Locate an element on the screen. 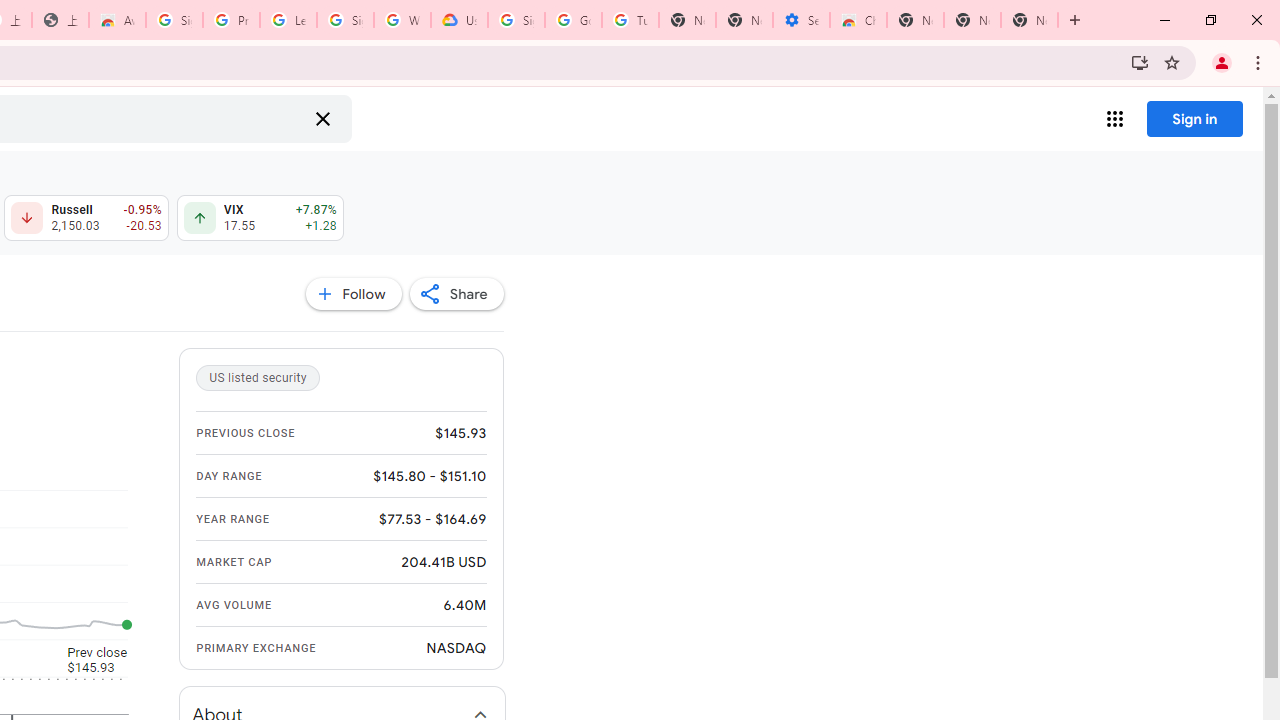 The width and height of the screenshot is (1280, 720). 'Follow' is located at coordinates (353, 294).